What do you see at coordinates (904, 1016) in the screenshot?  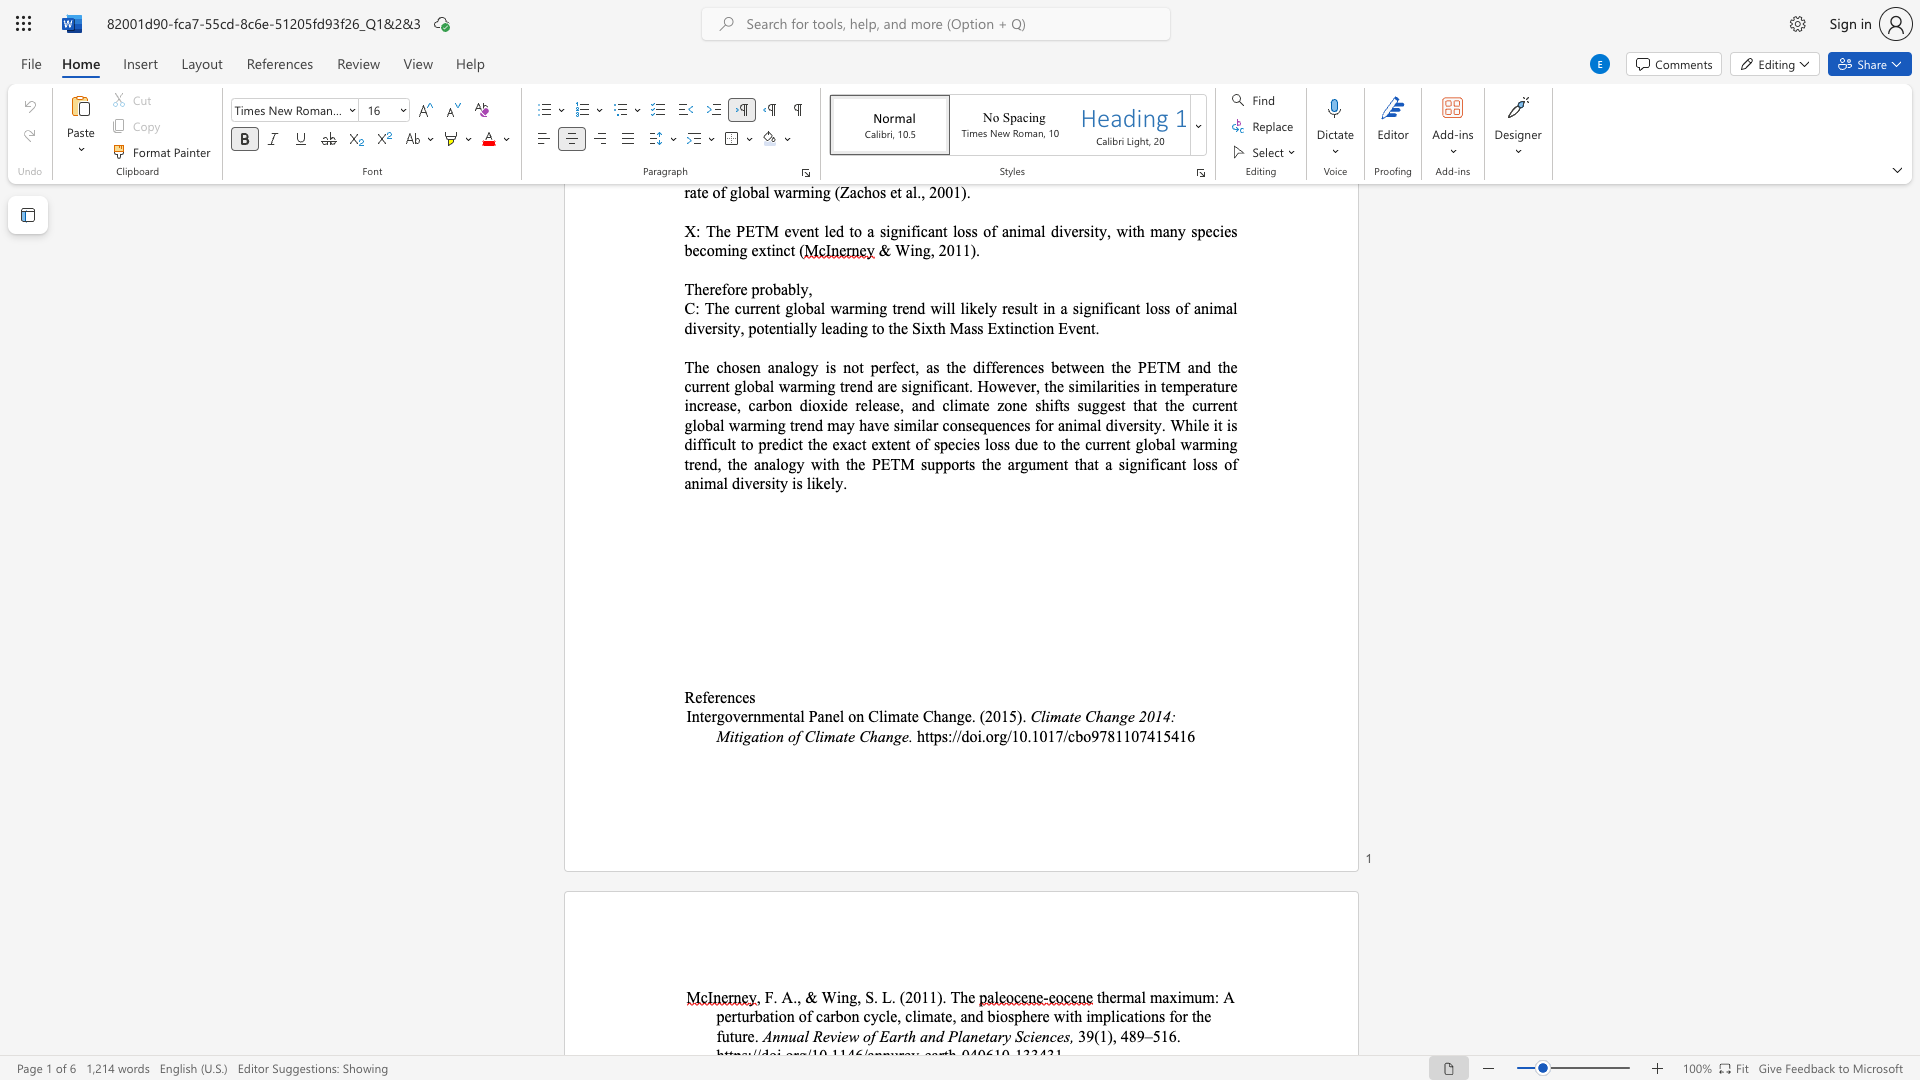 I see `the subset text "cl" within the text "thermal maximum: A perturbation of carbon cycle, cl"` at bounding box center [904, 1016].